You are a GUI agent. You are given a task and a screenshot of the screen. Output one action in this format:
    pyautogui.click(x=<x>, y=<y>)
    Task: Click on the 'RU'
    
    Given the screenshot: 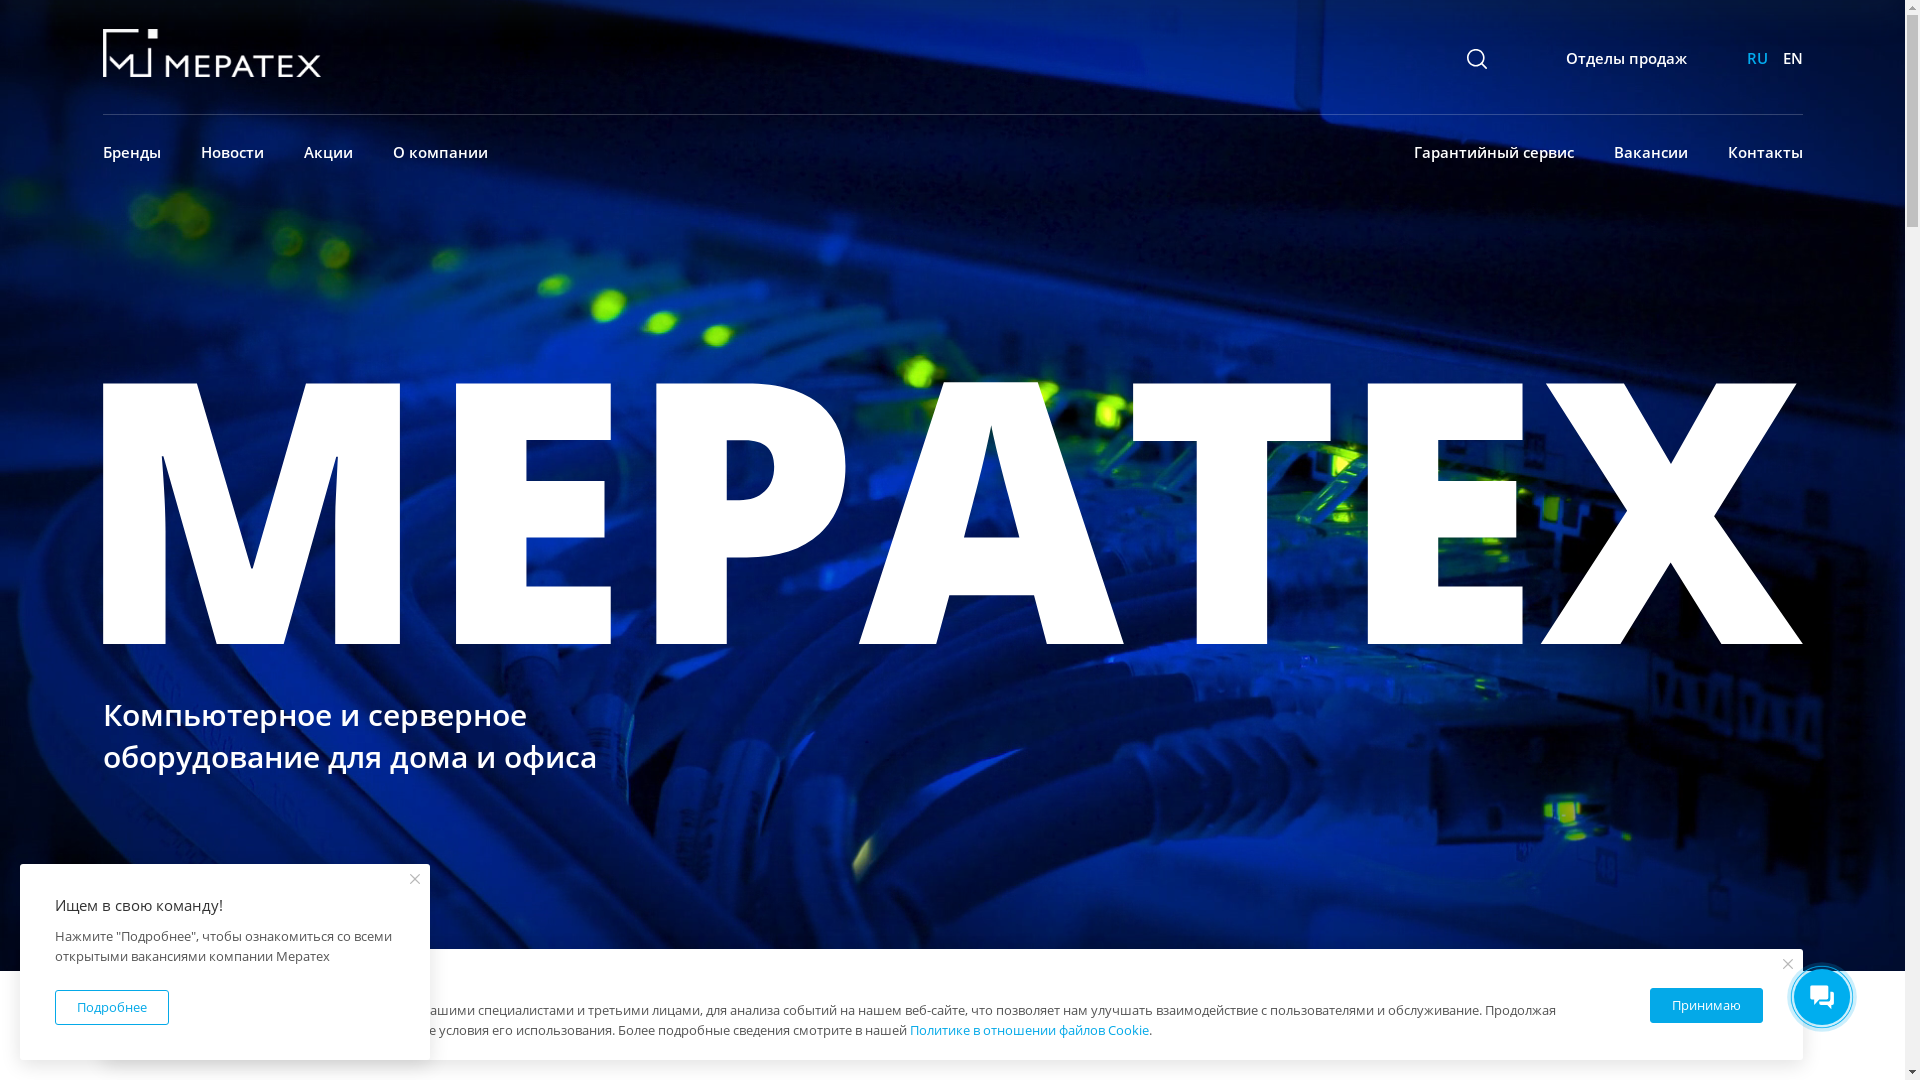 What is the action you would take?
    pyautogui.click(x=1755, y=56)
    